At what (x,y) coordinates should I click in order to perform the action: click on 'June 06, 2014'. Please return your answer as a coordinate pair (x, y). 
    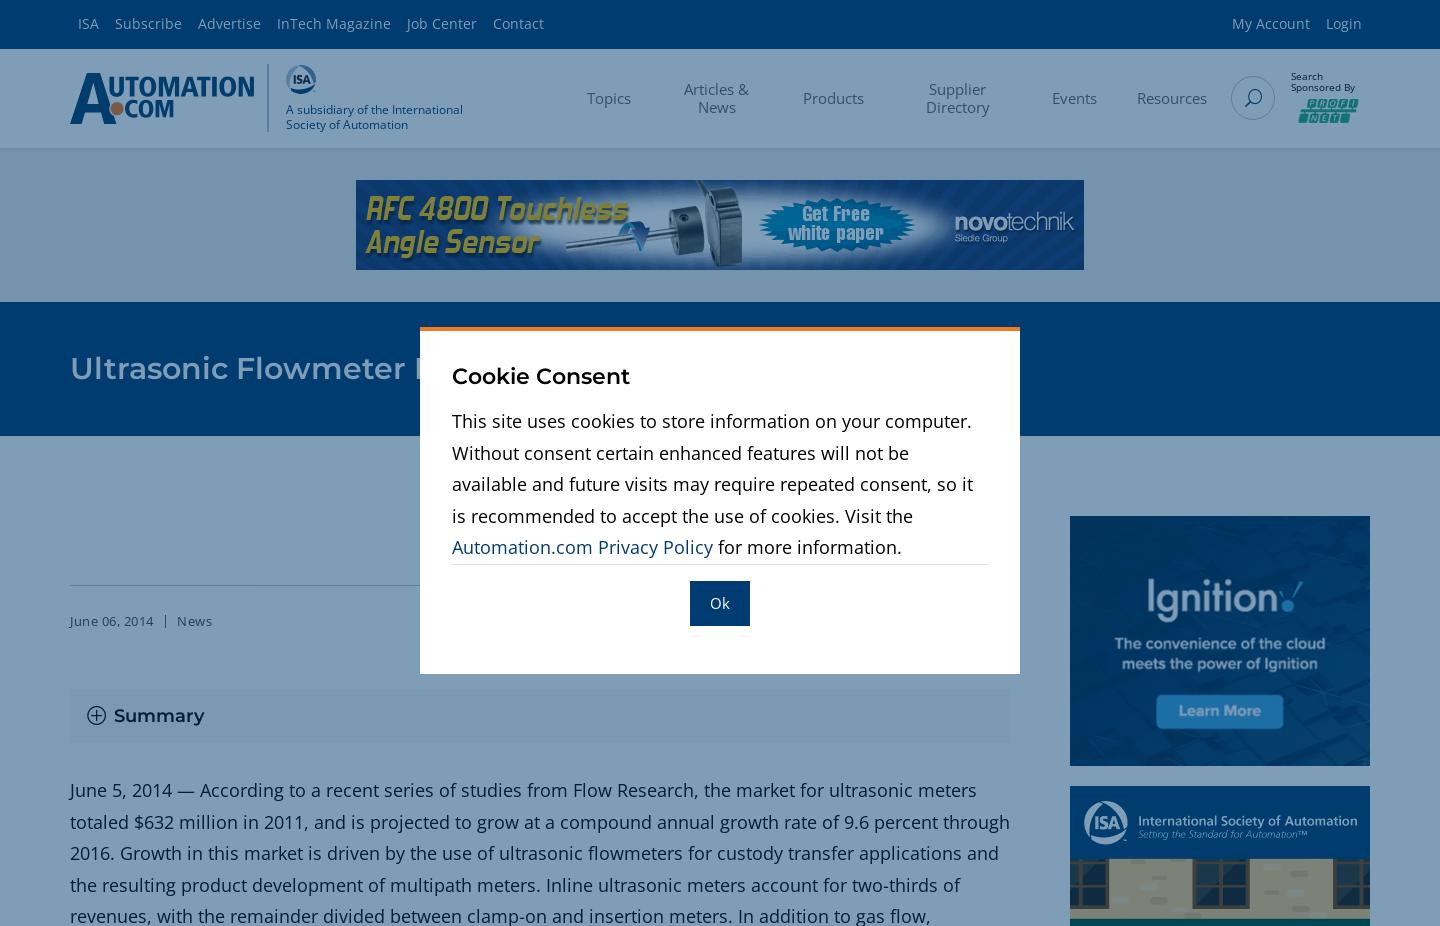
    Looking at the image, I should click on (111, 618).